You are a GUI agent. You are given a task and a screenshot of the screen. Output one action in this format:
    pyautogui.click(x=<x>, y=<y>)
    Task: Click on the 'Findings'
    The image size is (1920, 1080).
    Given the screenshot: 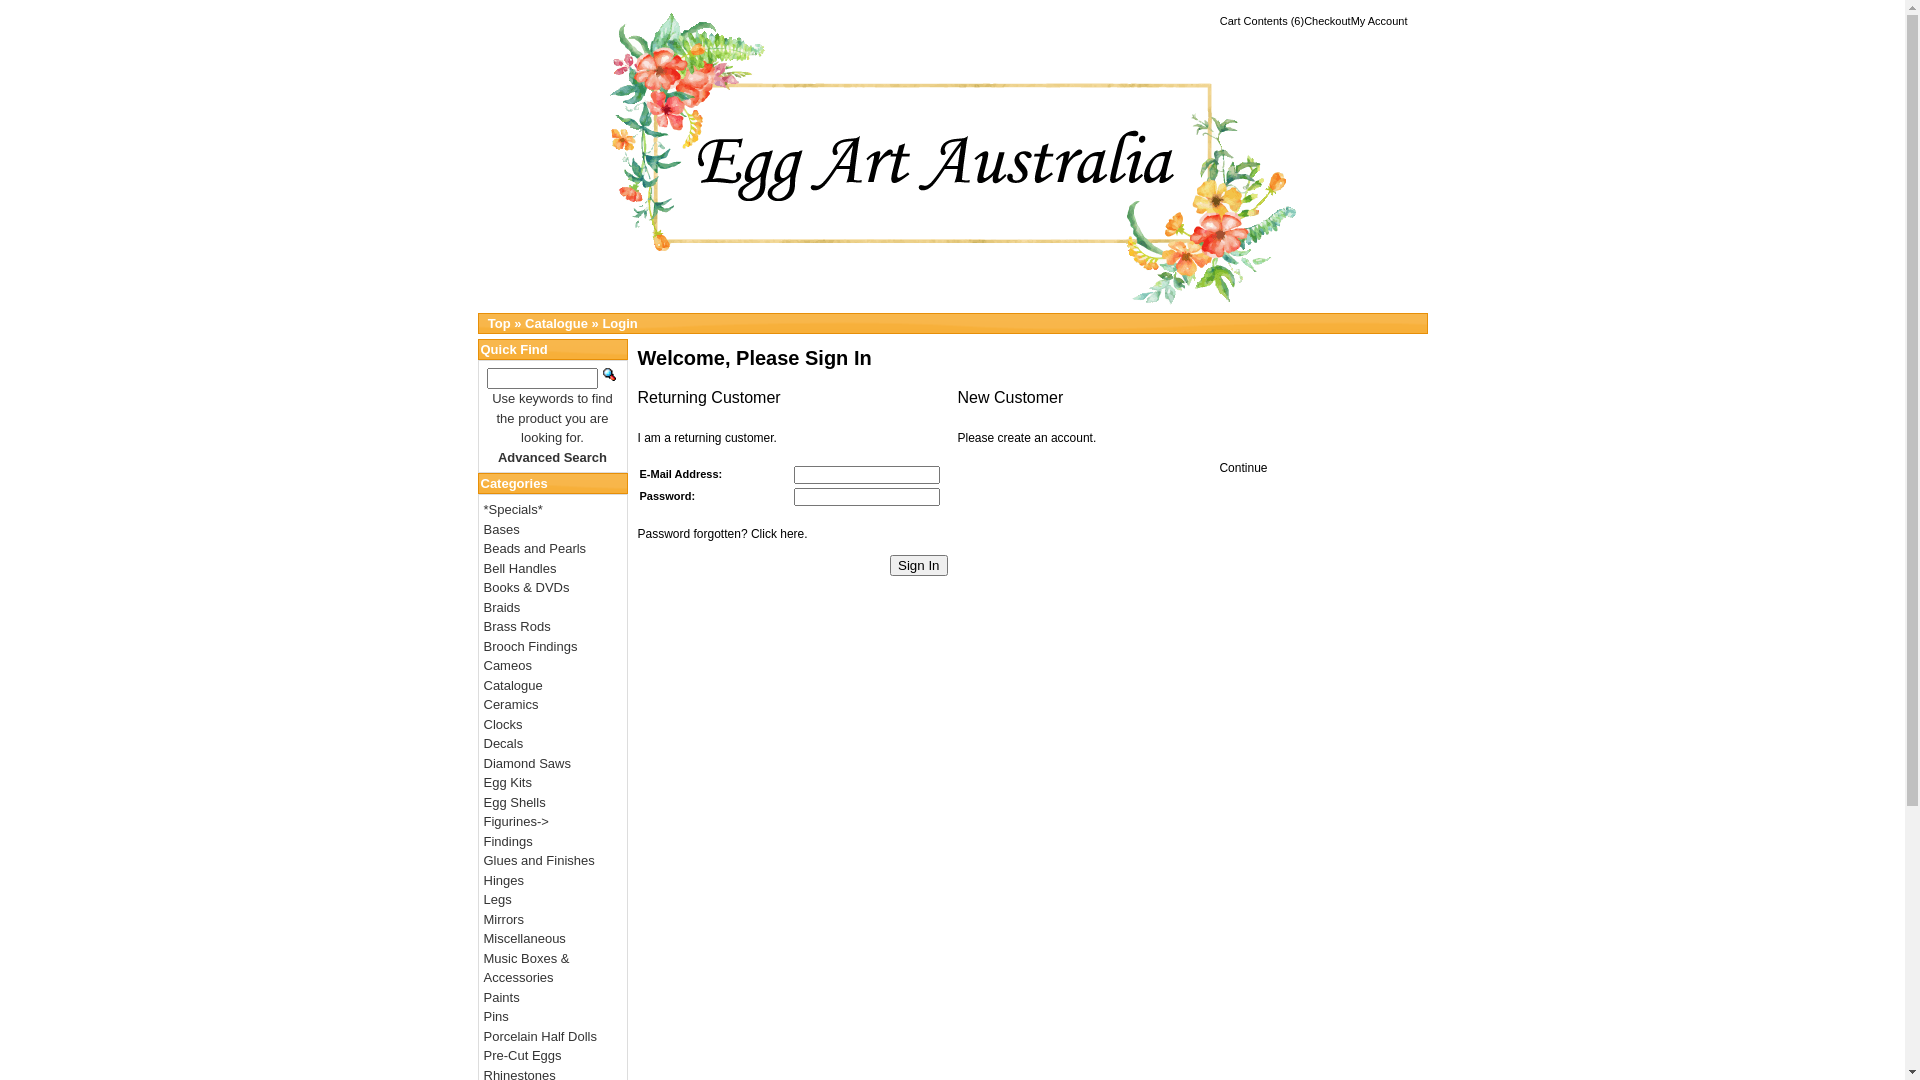 What is the action you would take?
    pyautogui.click(x=508, y=841)
    